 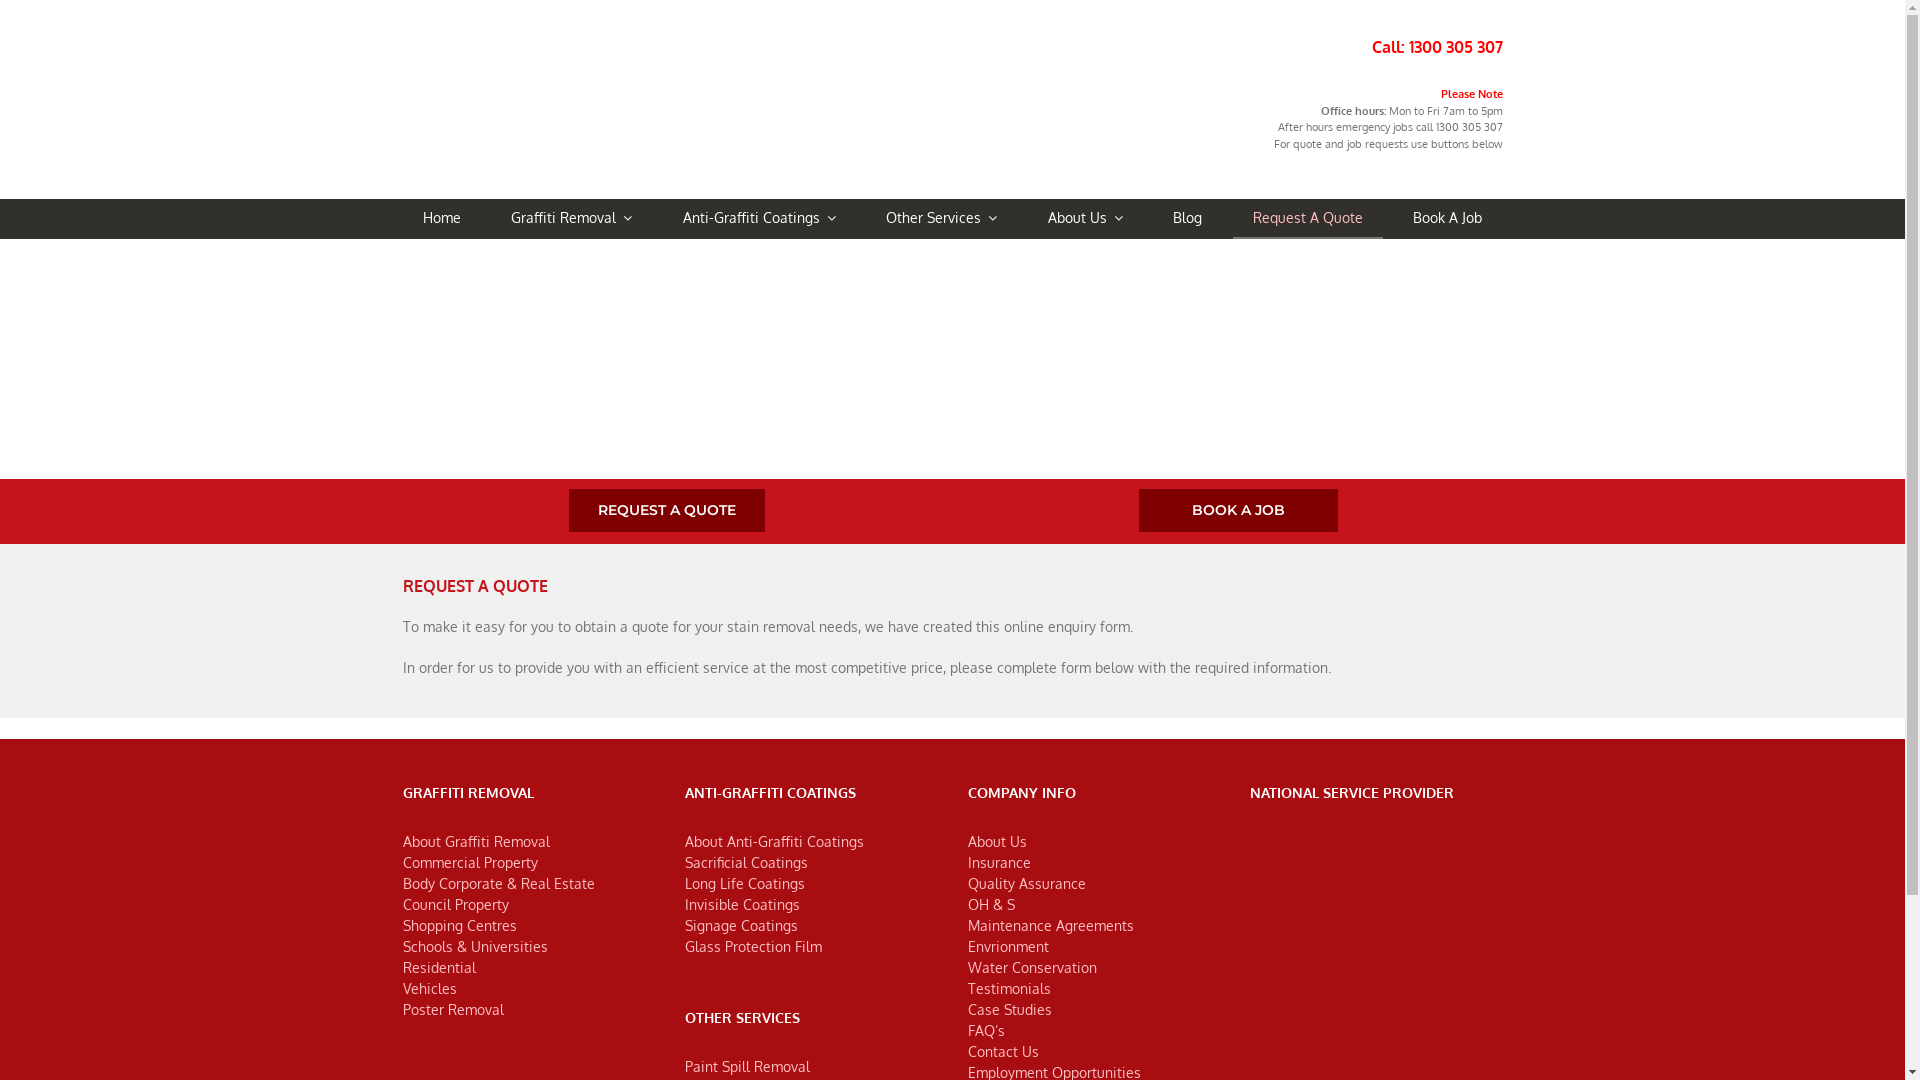 What do you see at coordinates (666, 509) in the screenshot?
I see `'REQUEST A QUOTE'` at bounding box center [666, 509].